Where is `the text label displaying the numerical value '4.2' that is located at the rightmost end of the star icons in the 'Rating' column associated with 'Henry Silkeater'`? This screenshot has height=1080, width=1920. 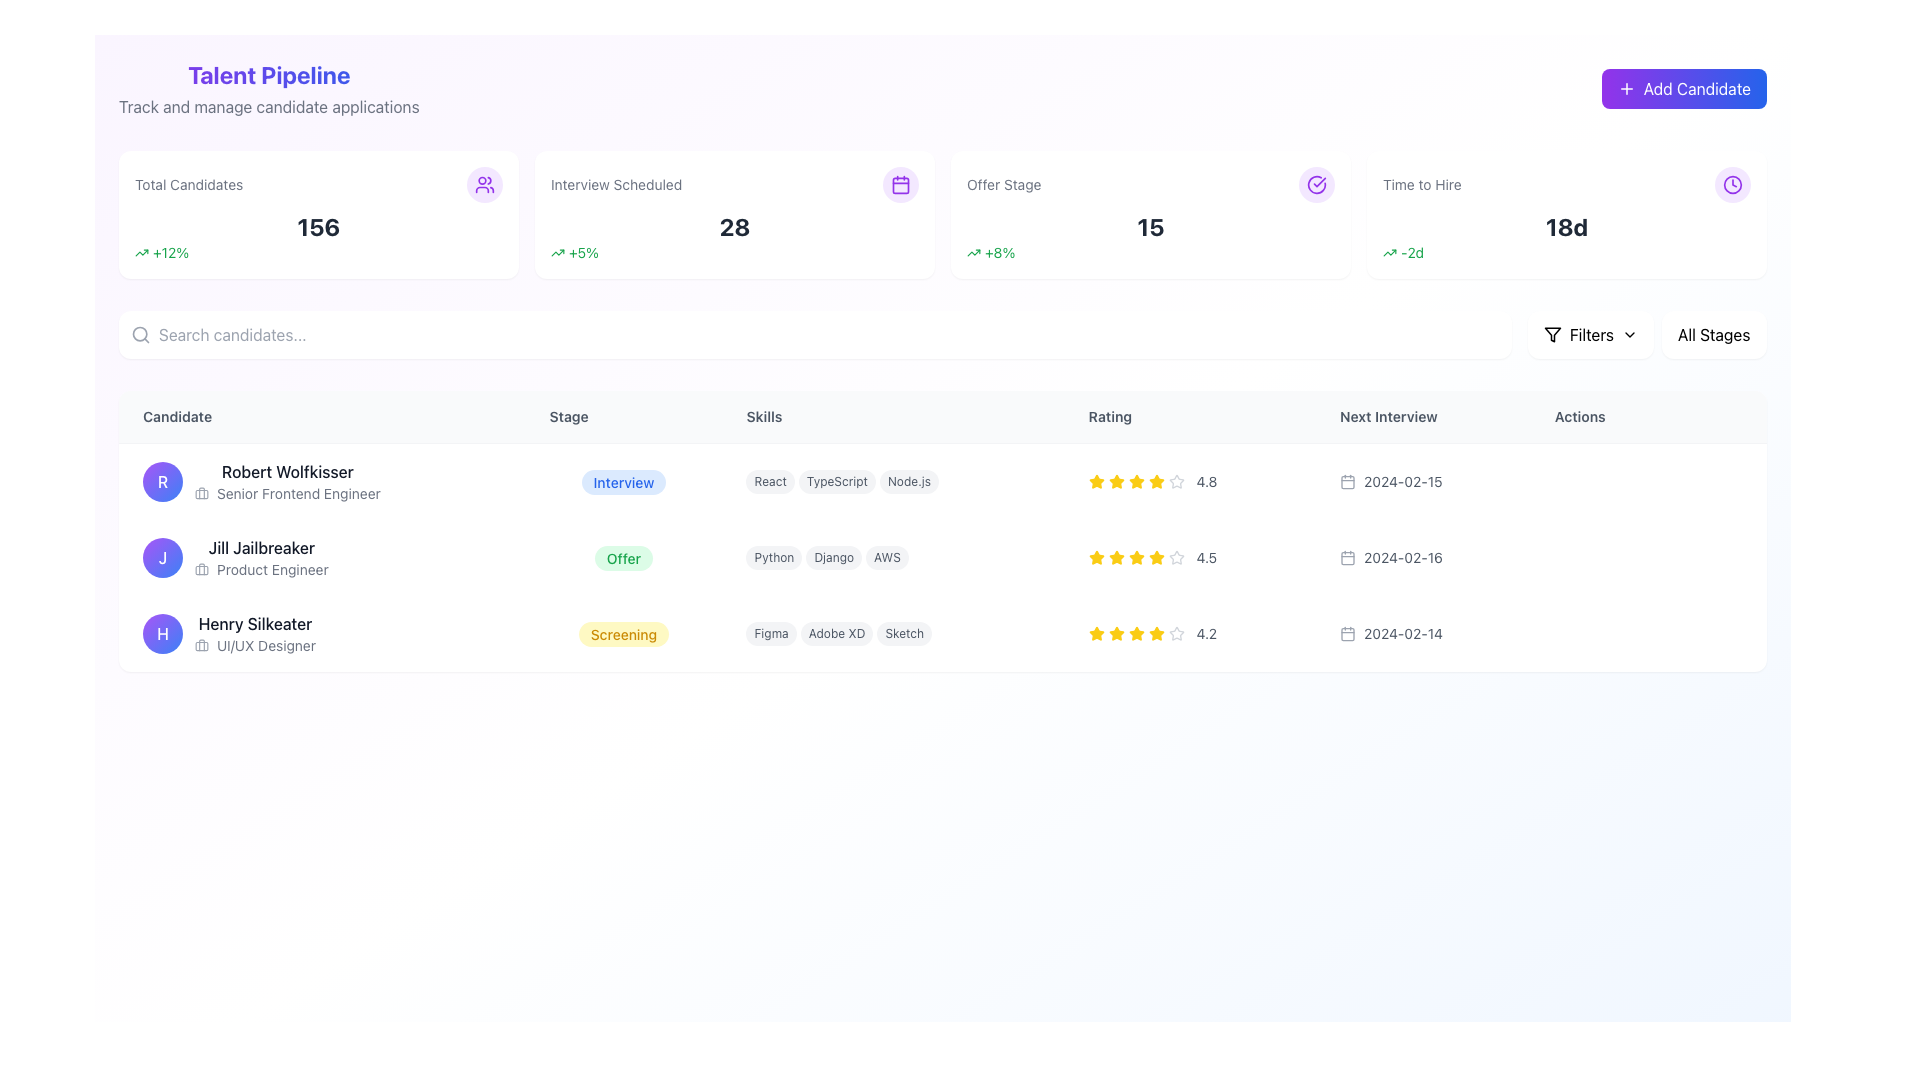
the text label displaying the numerical value '4.2' that is located at the rightmost end of the star icons in the 'Rating' column associated with 'Henry Silkeater' is located at coordinates (1205, 633).